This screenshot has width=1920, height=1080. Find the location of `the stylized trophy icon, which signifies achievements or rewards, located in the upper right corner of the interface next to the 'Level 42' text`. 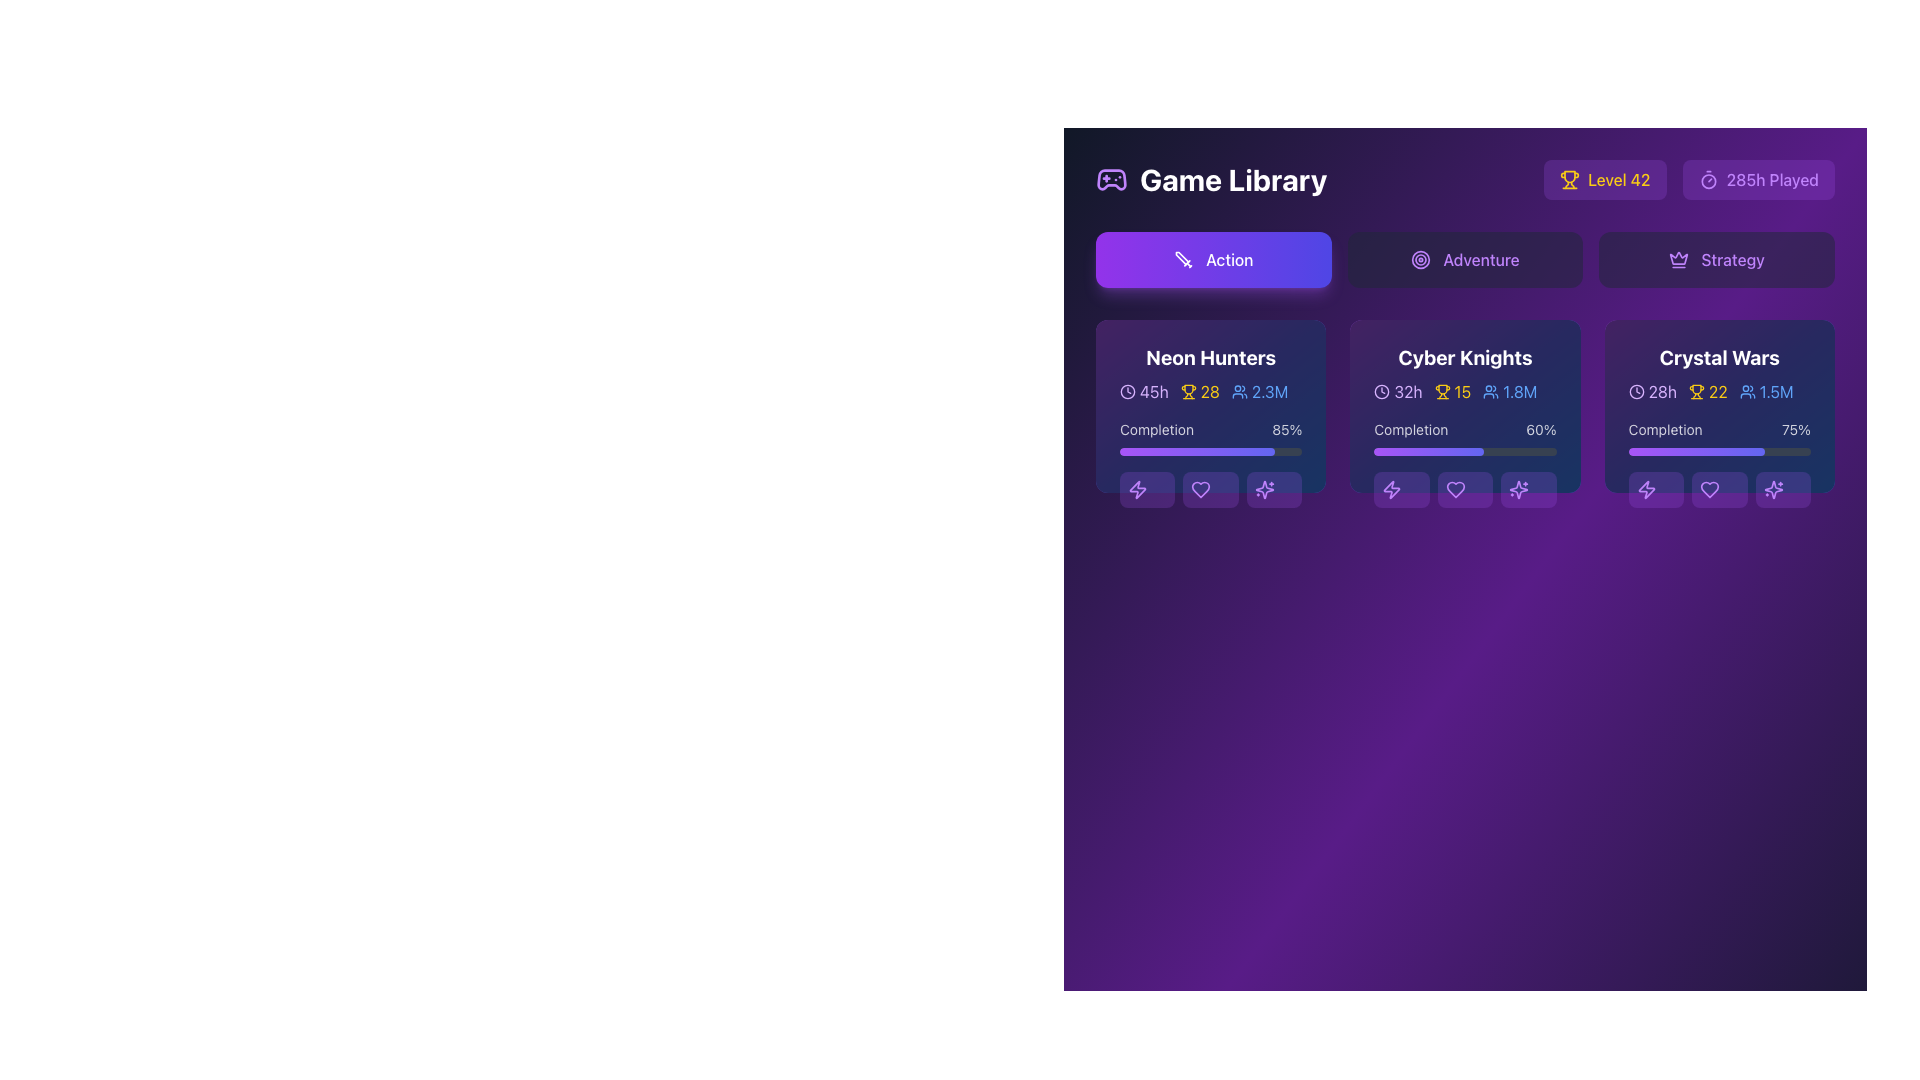

the stylized trophy icon, which signifies achievements or rewards, located in the upper right corner of the interface next to the 'Level 42' text is located at coordinates (1188, 389).